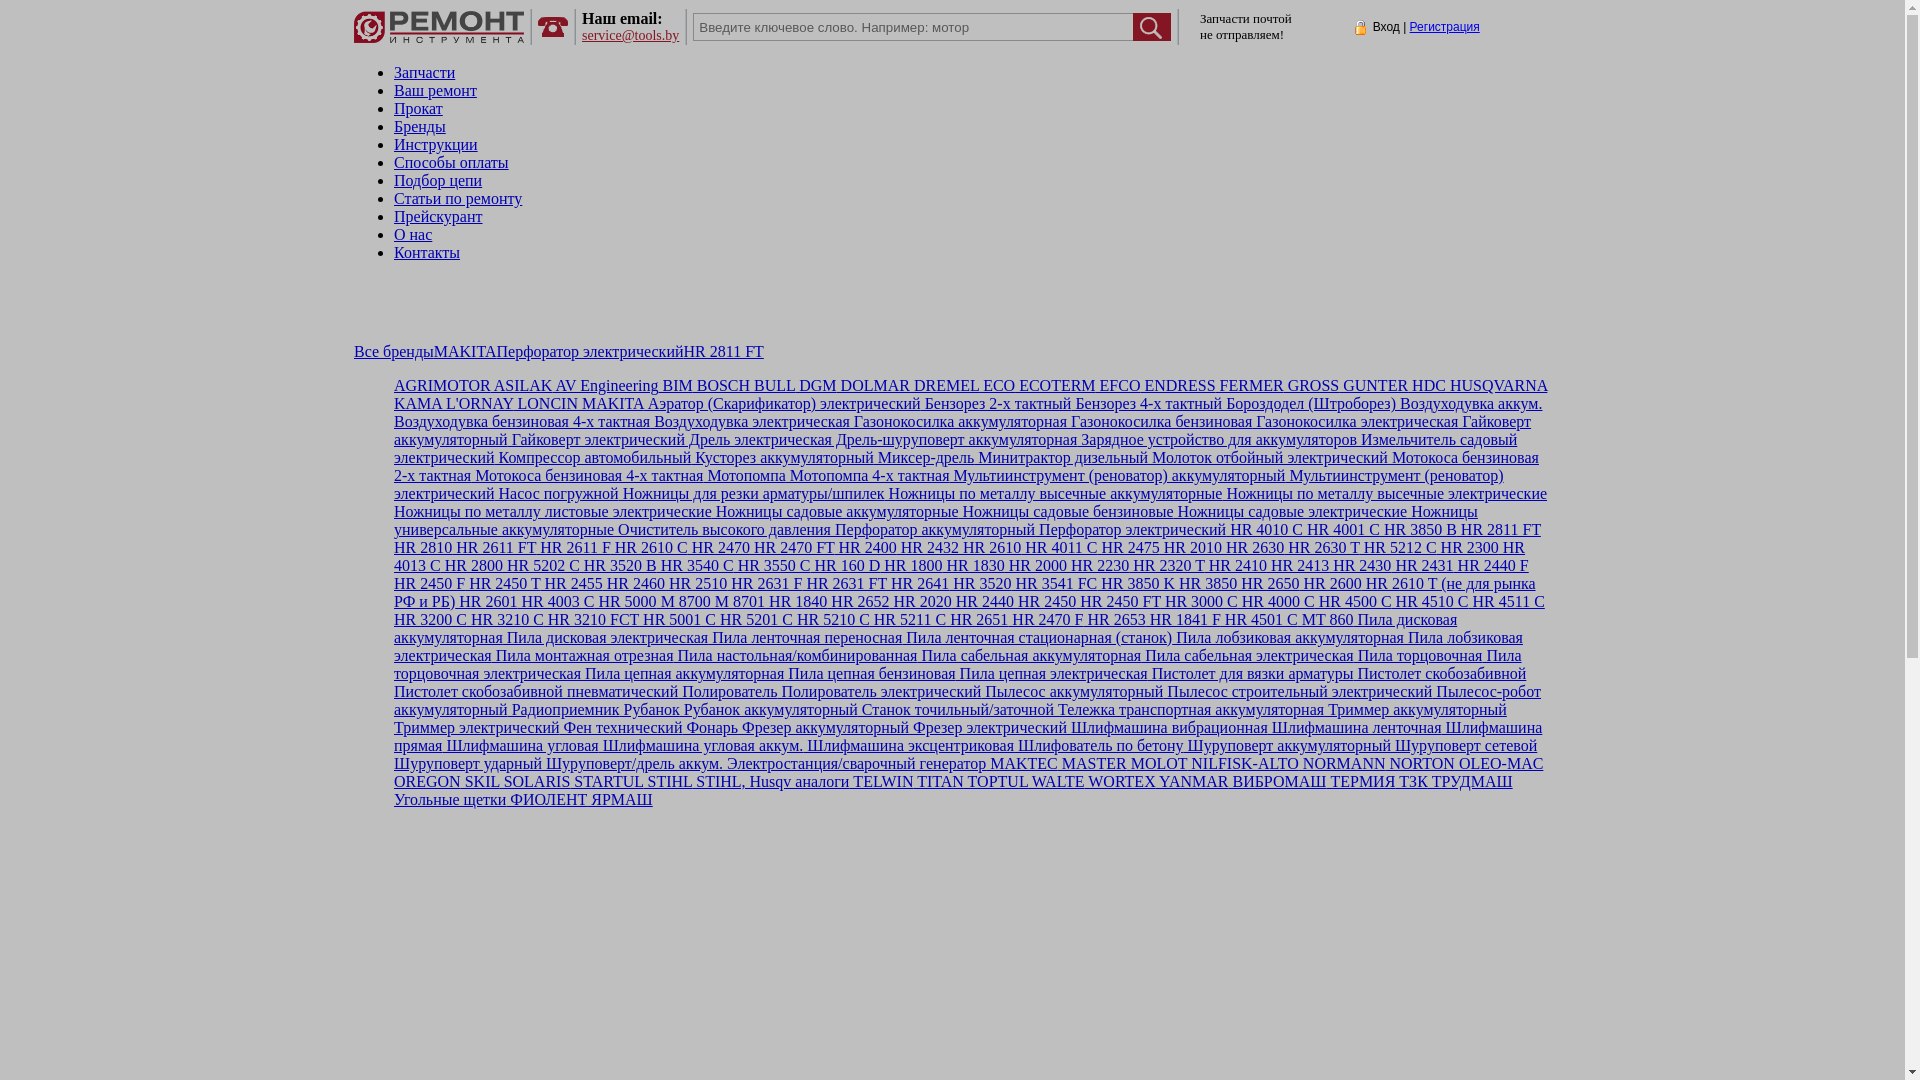 The height and width of the screenshot is (1080, 1920). Describe the element at coordinates (1468, 547) in the screenshot. I see `'HR 2300'` at that location.